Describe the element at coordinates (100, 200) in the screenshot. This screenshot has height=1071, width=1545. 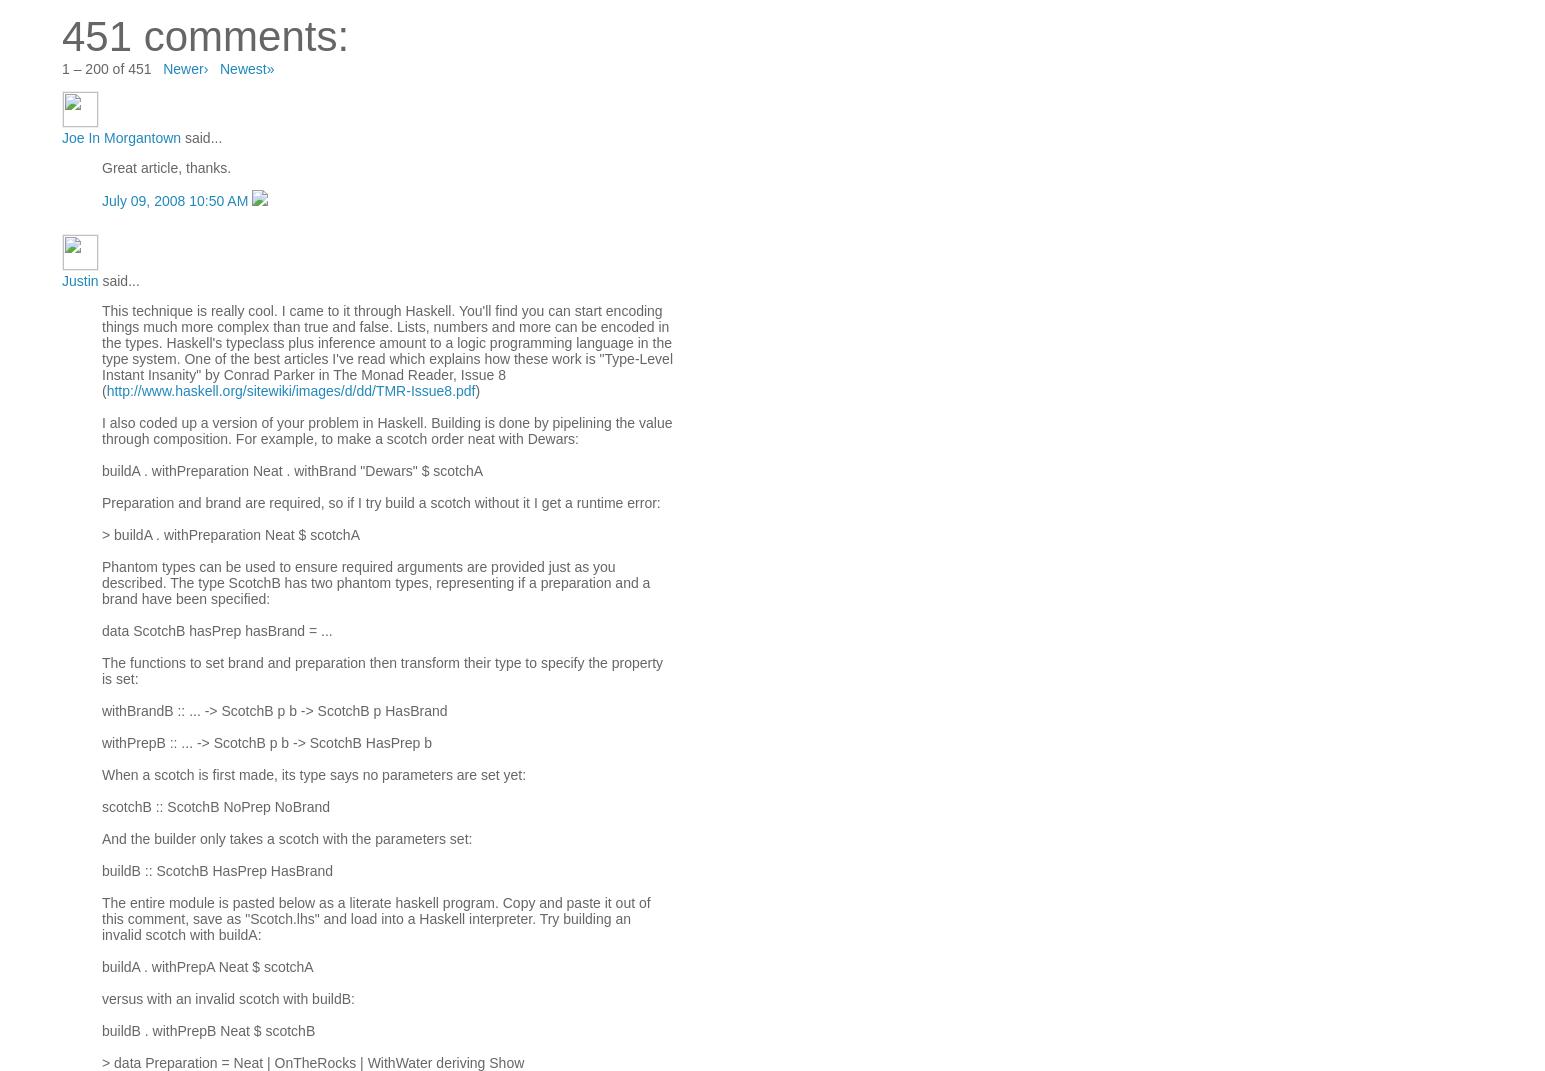
I see `'July 09, 2008 10:50 AM'` at that location.